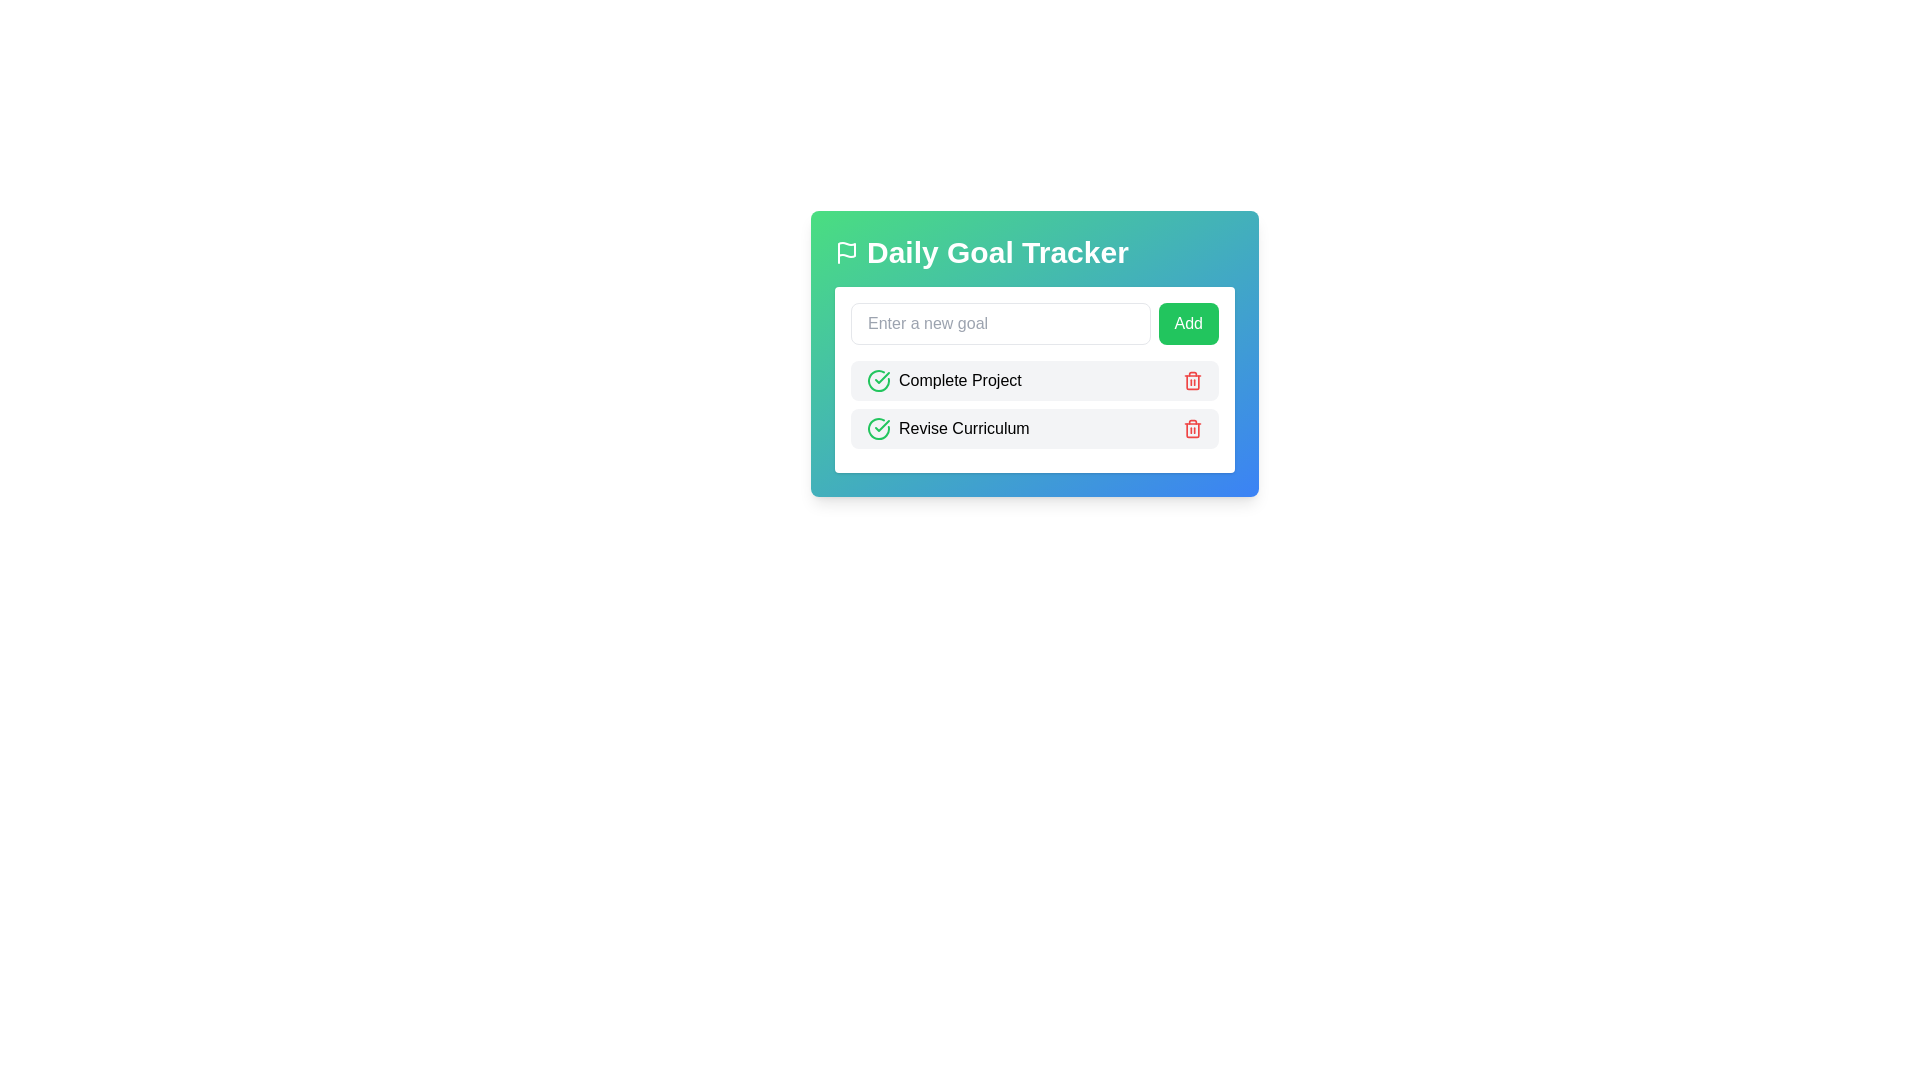 The image size is (1920, 1080). I want to click on the completion icon for the 'Revise Curriculum' task in the 'Daily Goal Tracker', so click(878, 427).